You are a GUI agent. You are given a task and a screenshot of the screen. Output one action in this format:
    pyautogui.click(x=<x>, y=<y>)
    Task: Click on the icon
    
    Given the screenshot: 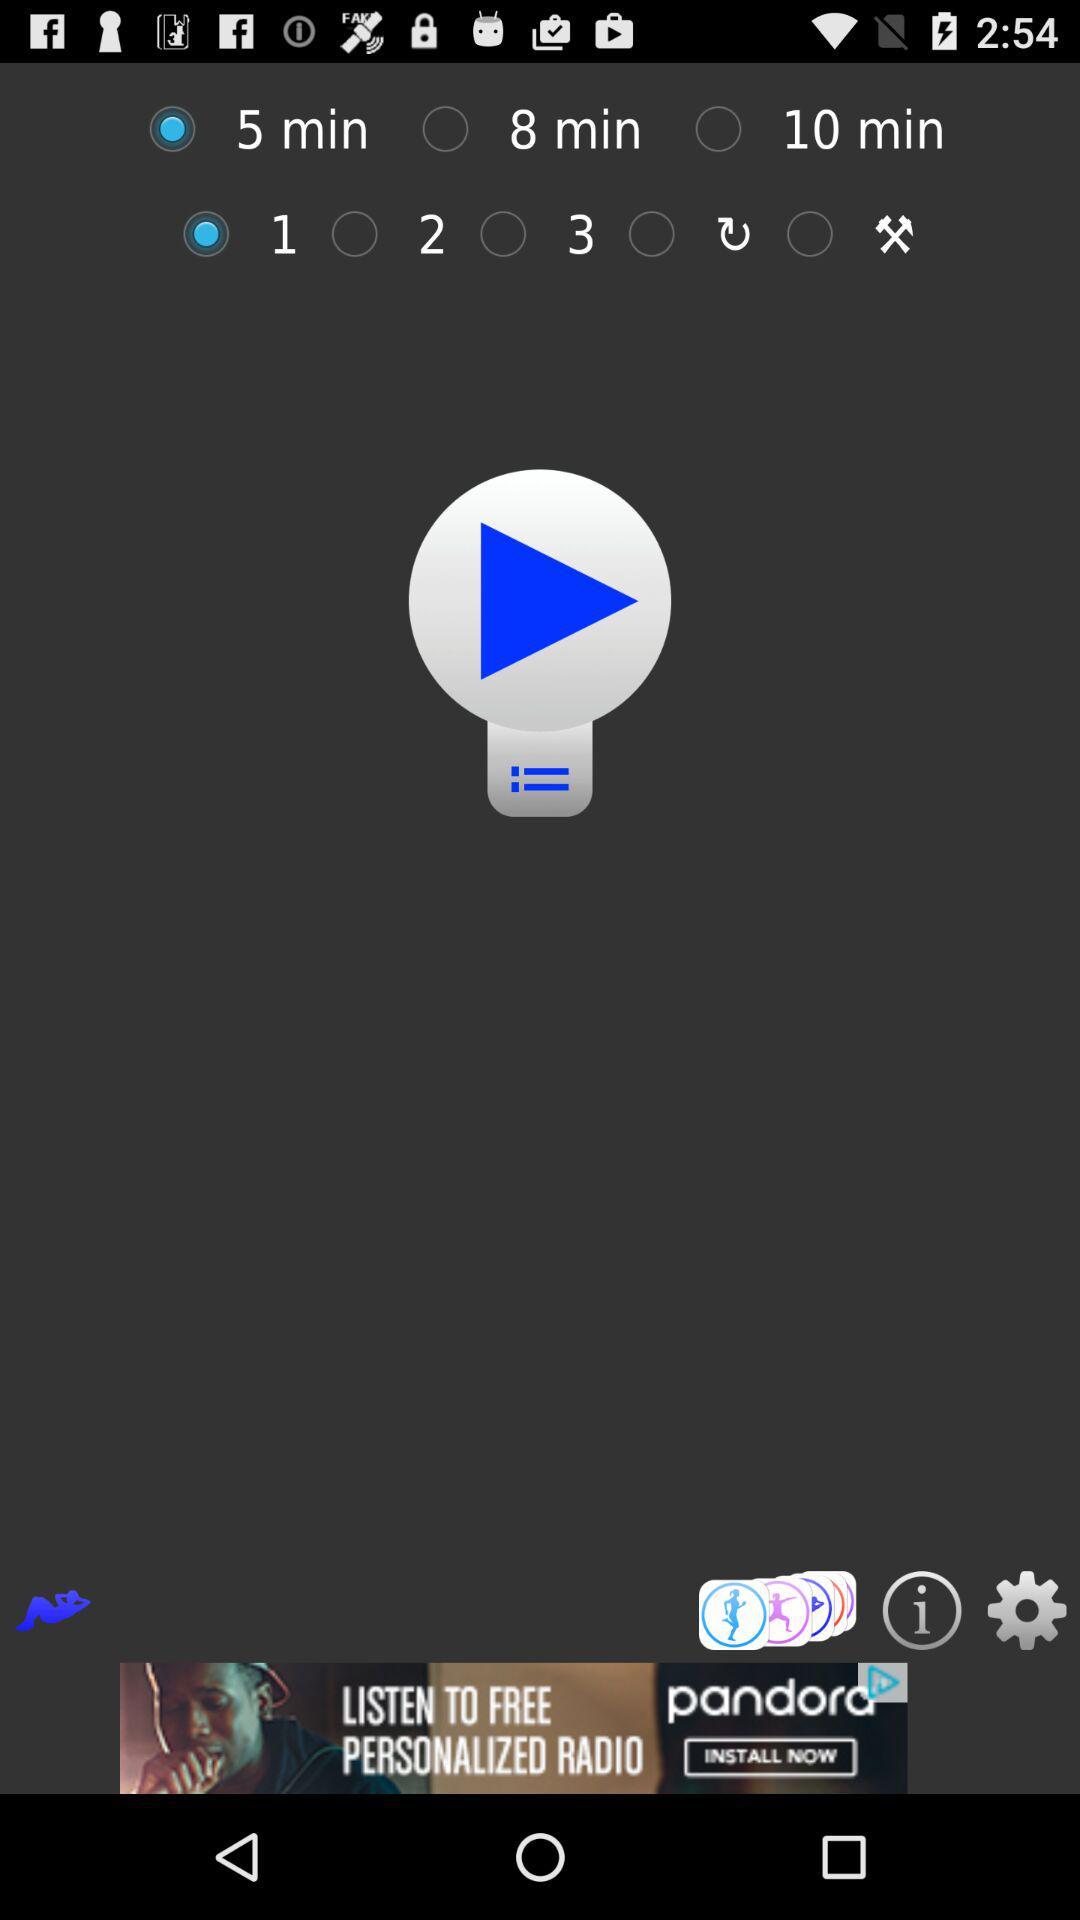 What is the action you would take?
    pyautogui.click(x=820, y=234)
    